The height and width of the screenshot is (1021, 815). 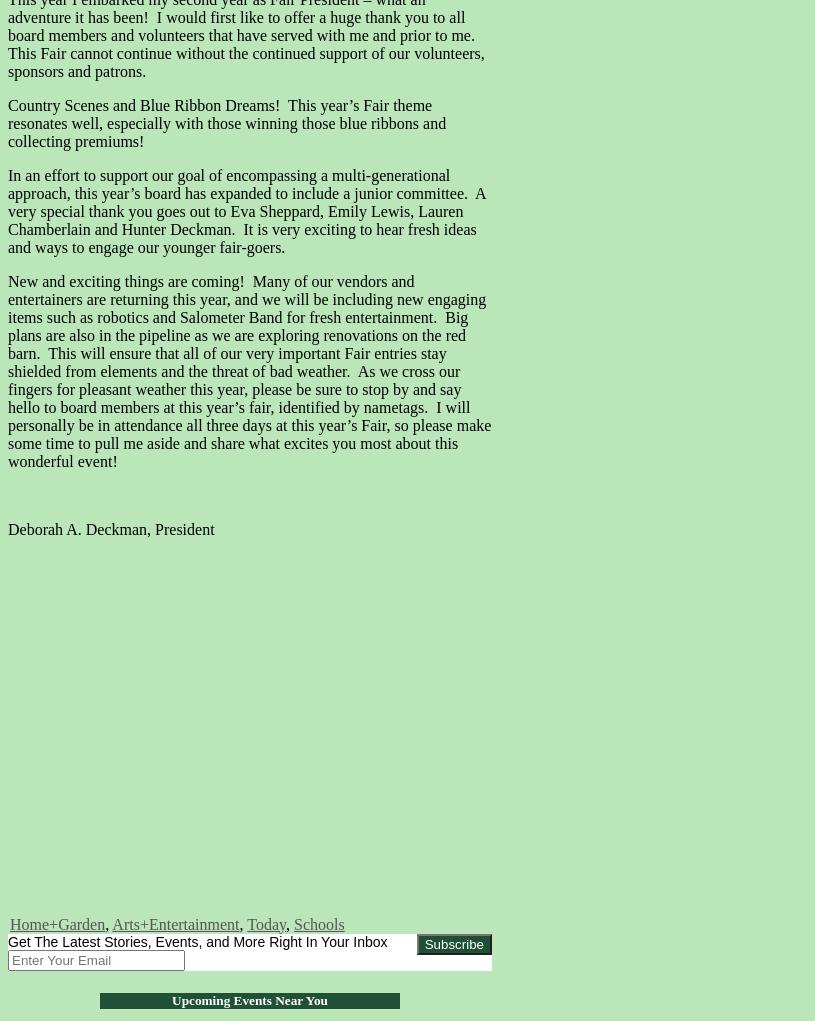 What do you see at coordinates (246, 210) in the screenshot?
I see `'In an effort to support our goal of encompassing a
multi-generational approach, this year’s board has expanded to include a junior
committee.  A very special thank you goes
out to Eva Sheppard, Emily Lewis, Lauren Chamberlain and Hunter Deckman.  It is very exciting to hear fresh ideas and
ways to engage our younger fair-goers.'` at bounding box center [246, 210].